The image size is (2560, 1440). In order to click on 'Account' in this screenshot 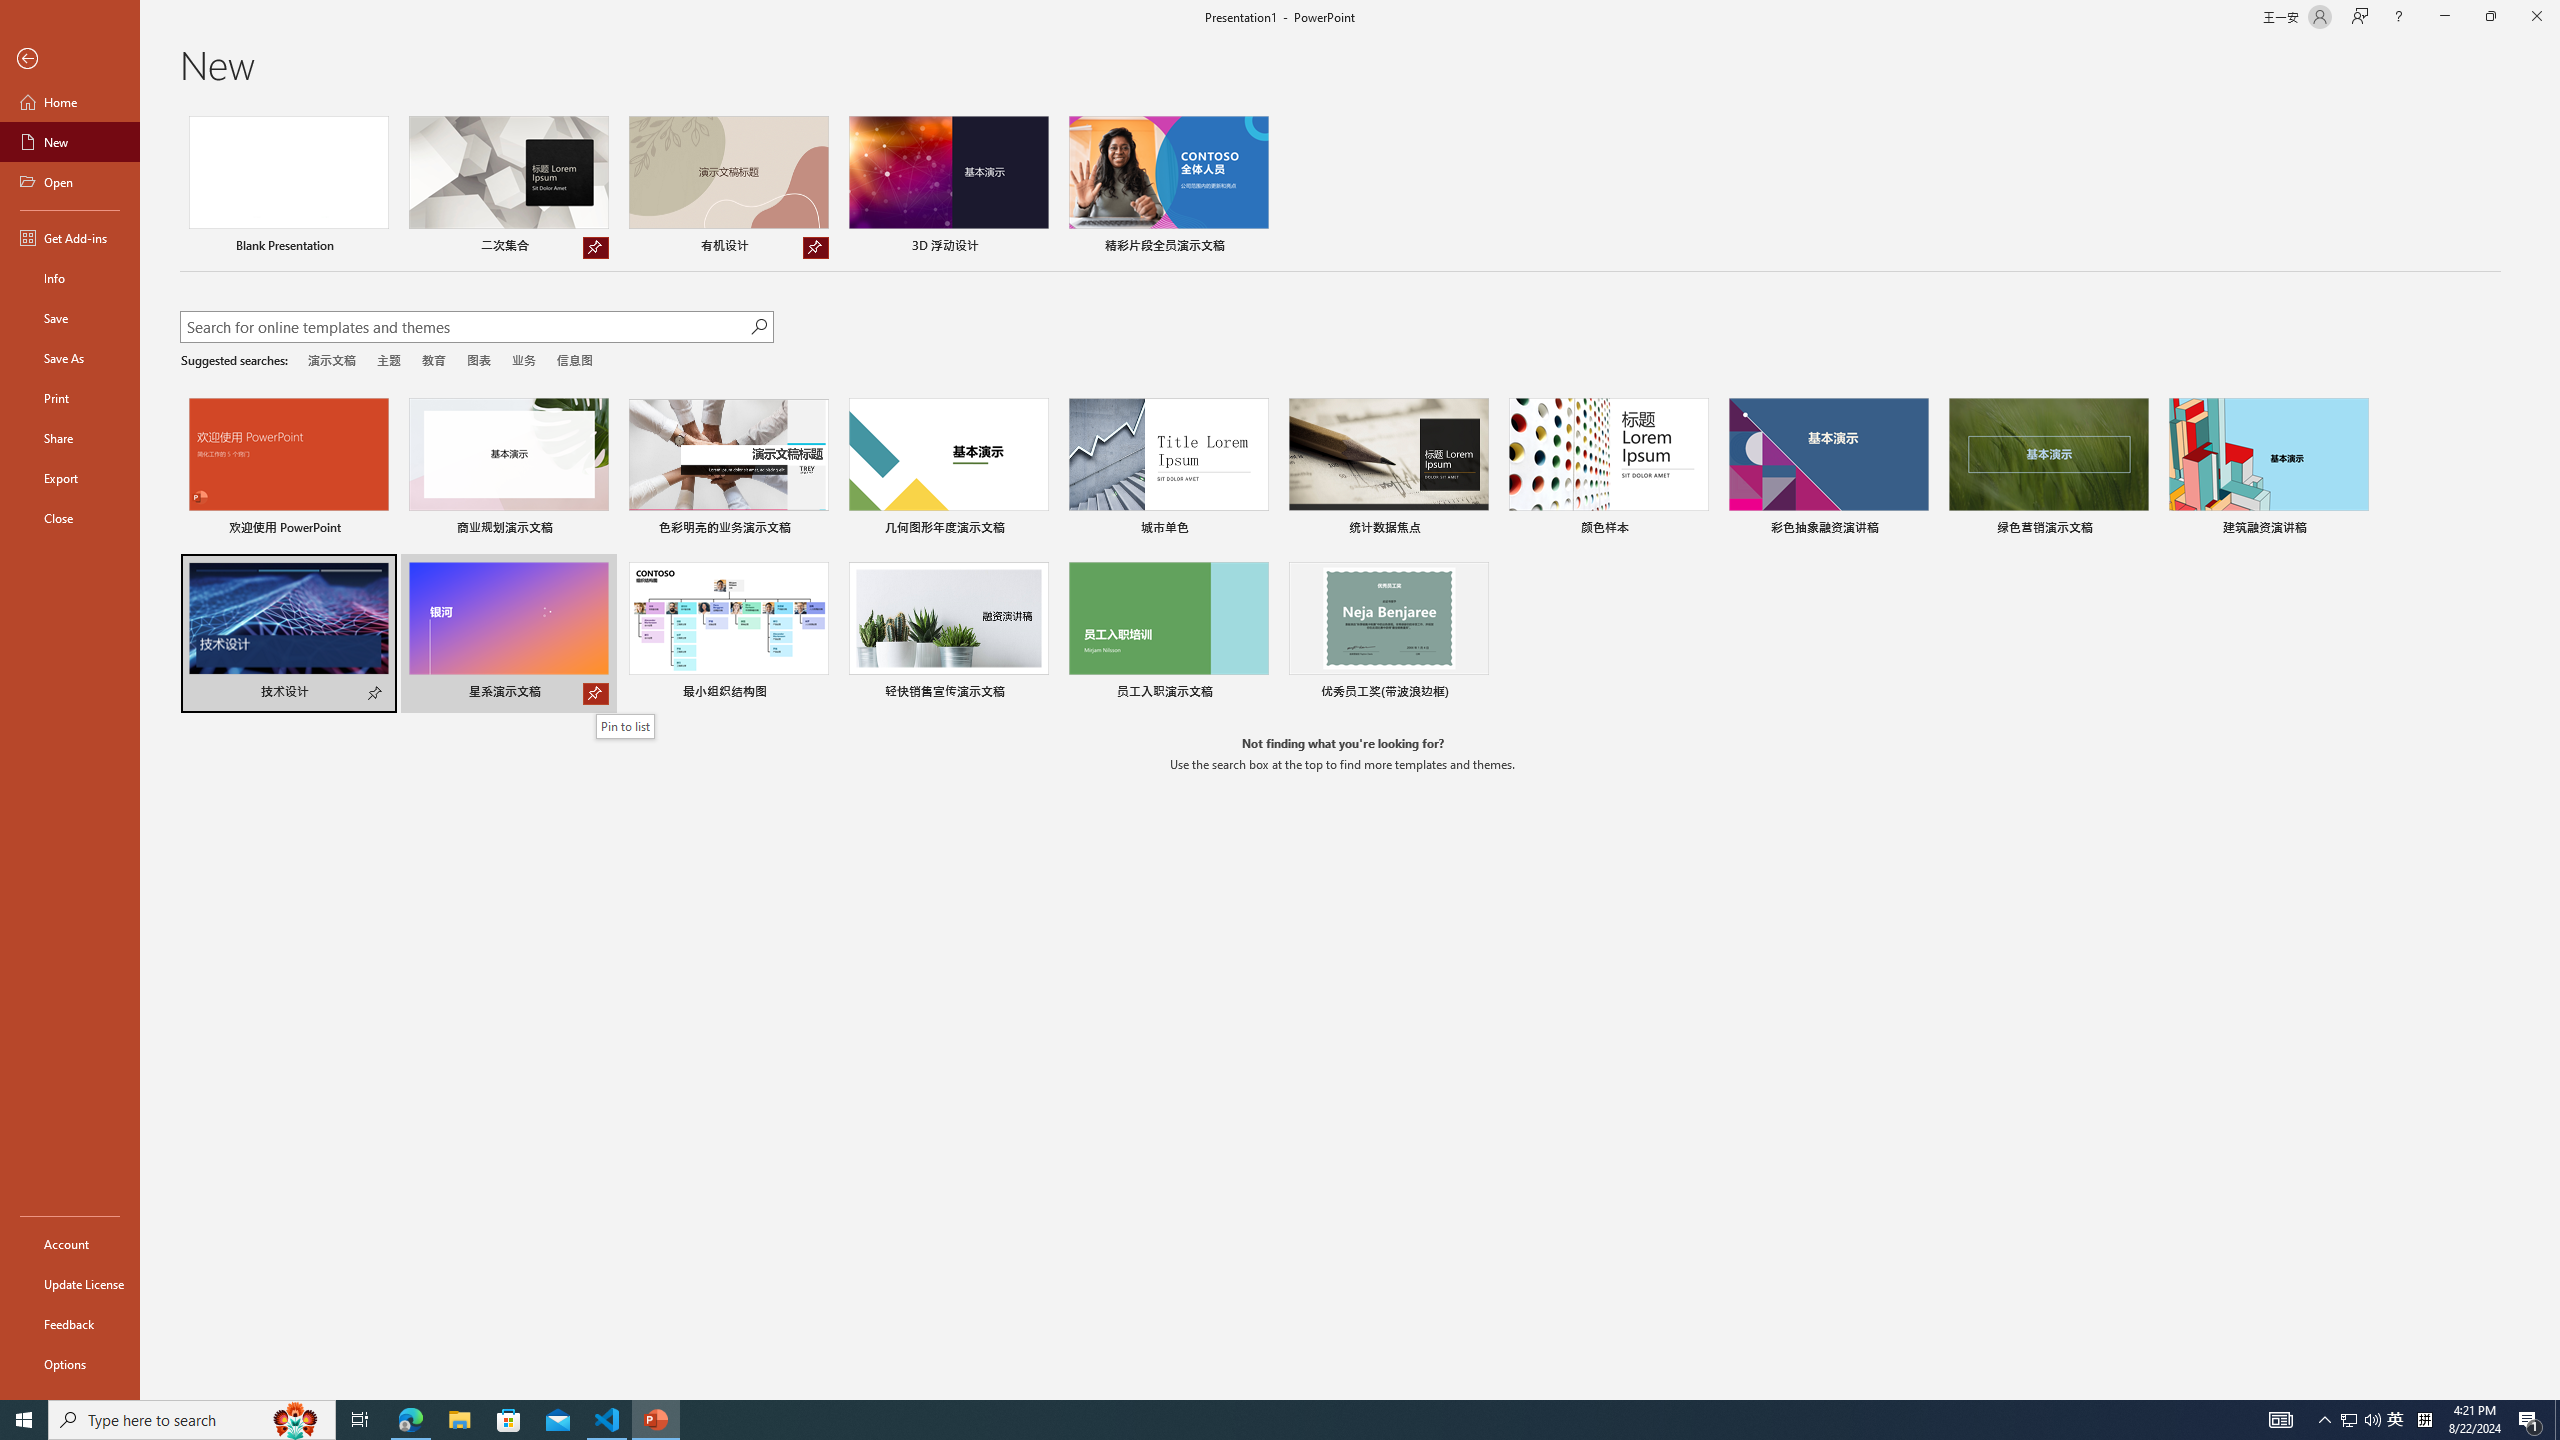, I will do `click(69, 1244)`.